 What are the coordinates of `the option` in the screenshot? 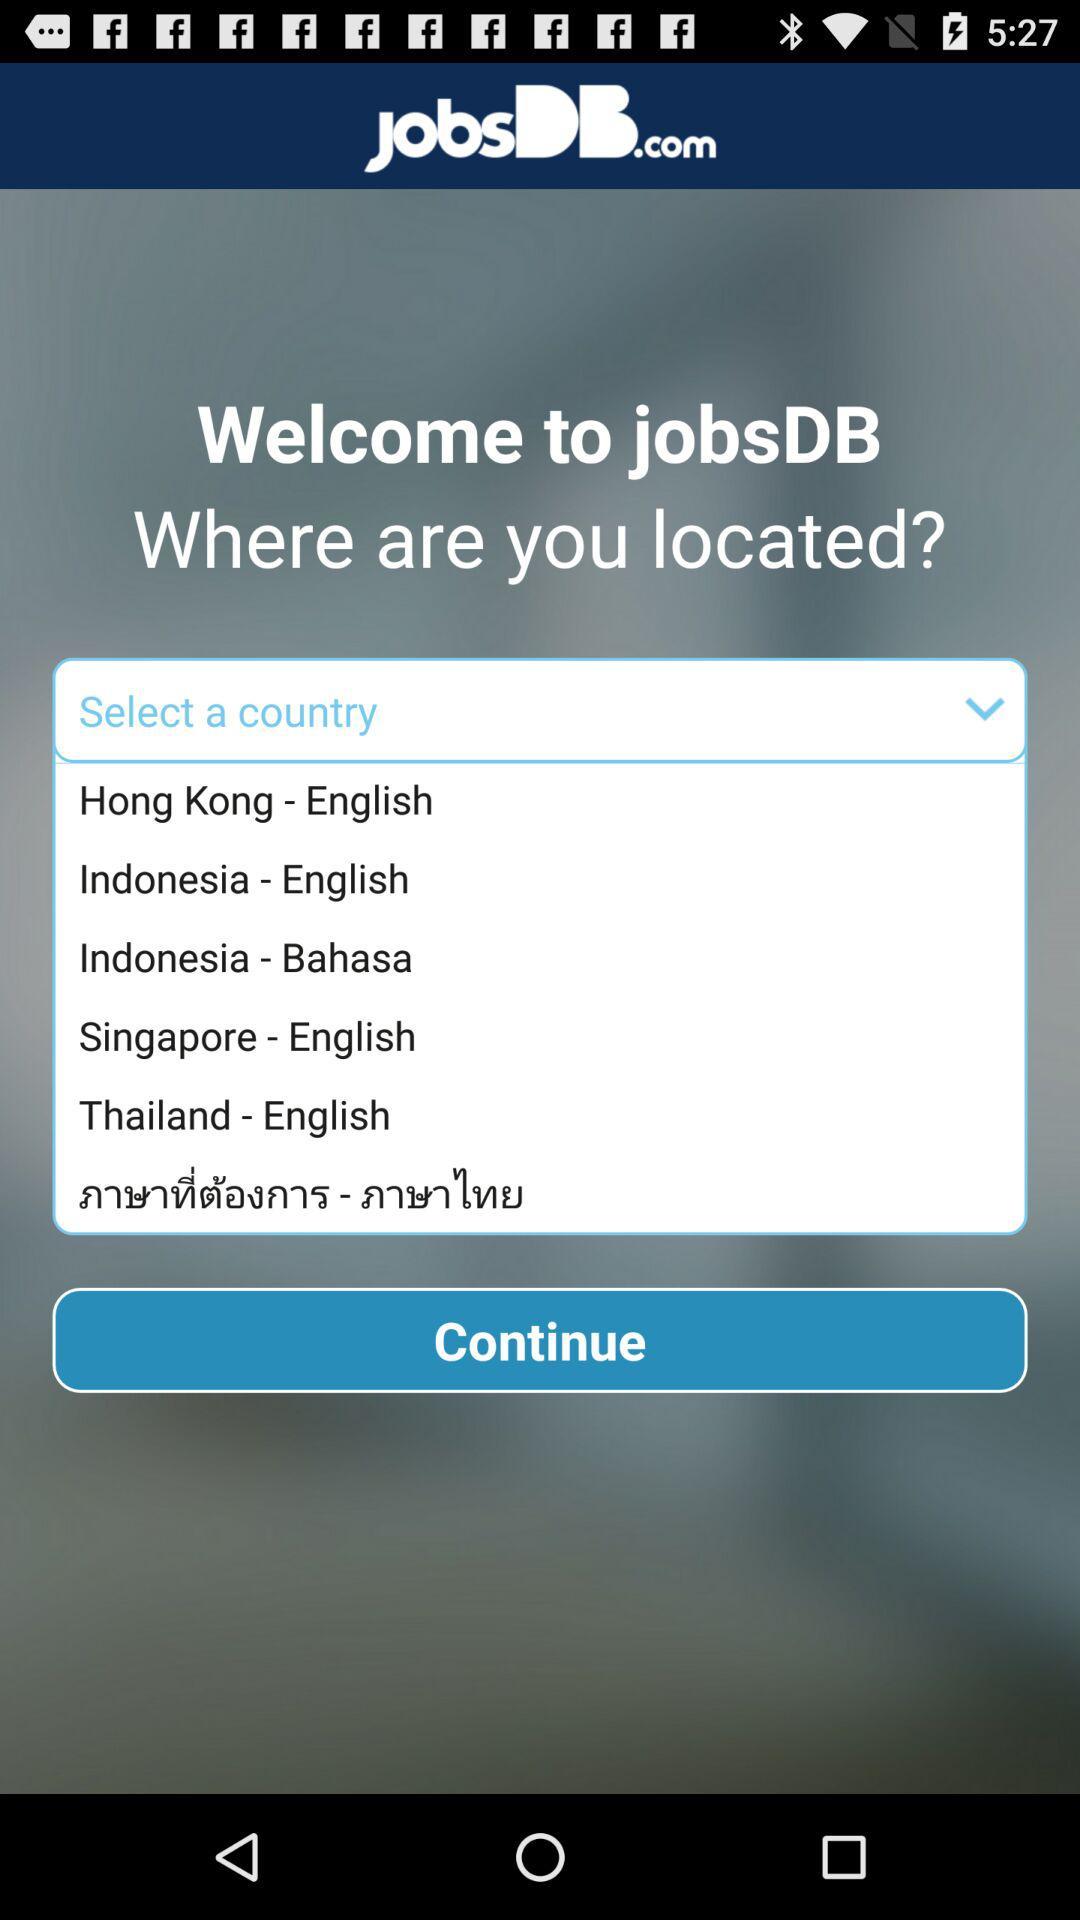 It's located at (668, 710).